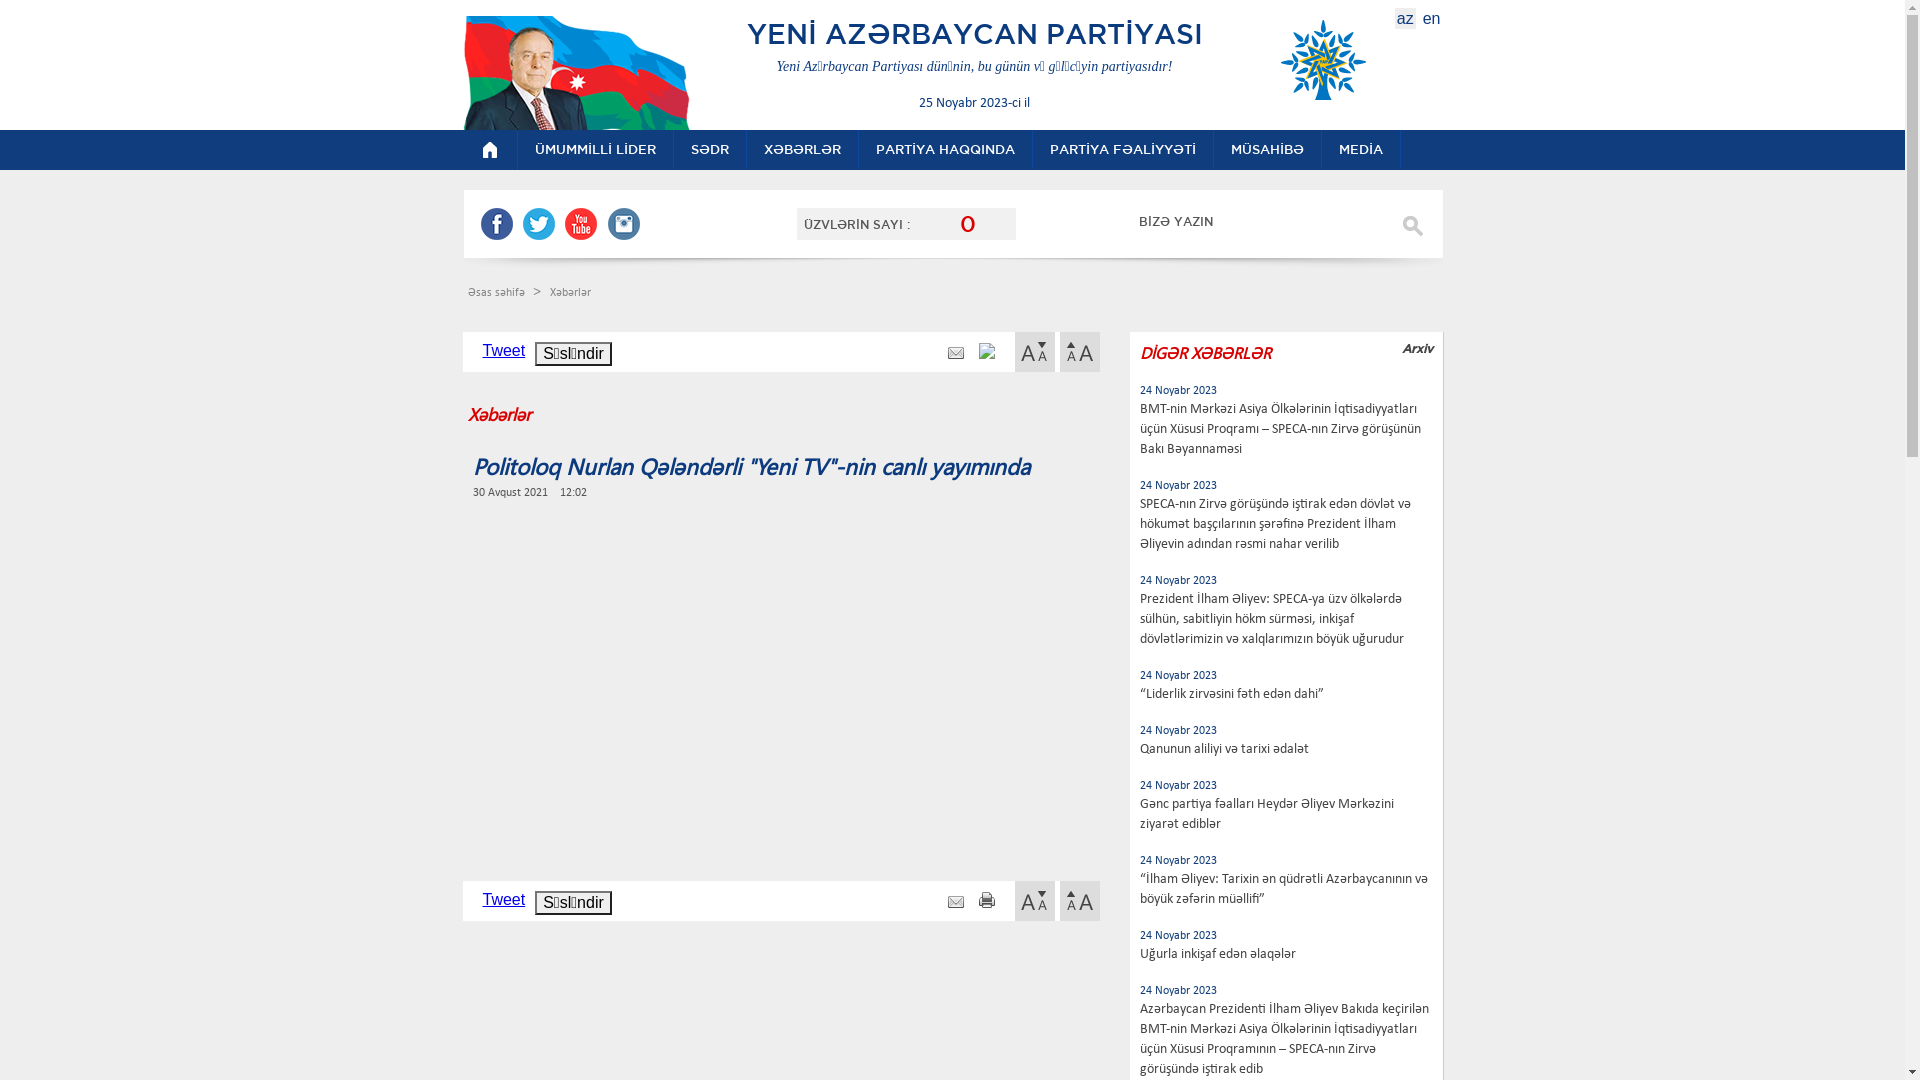 The height and width of the screenshot is (1080, 1920). What do you see at coordinates (481, 898) in the screenshot?
I see `'Tweet'` at bounding box center [481, 898].